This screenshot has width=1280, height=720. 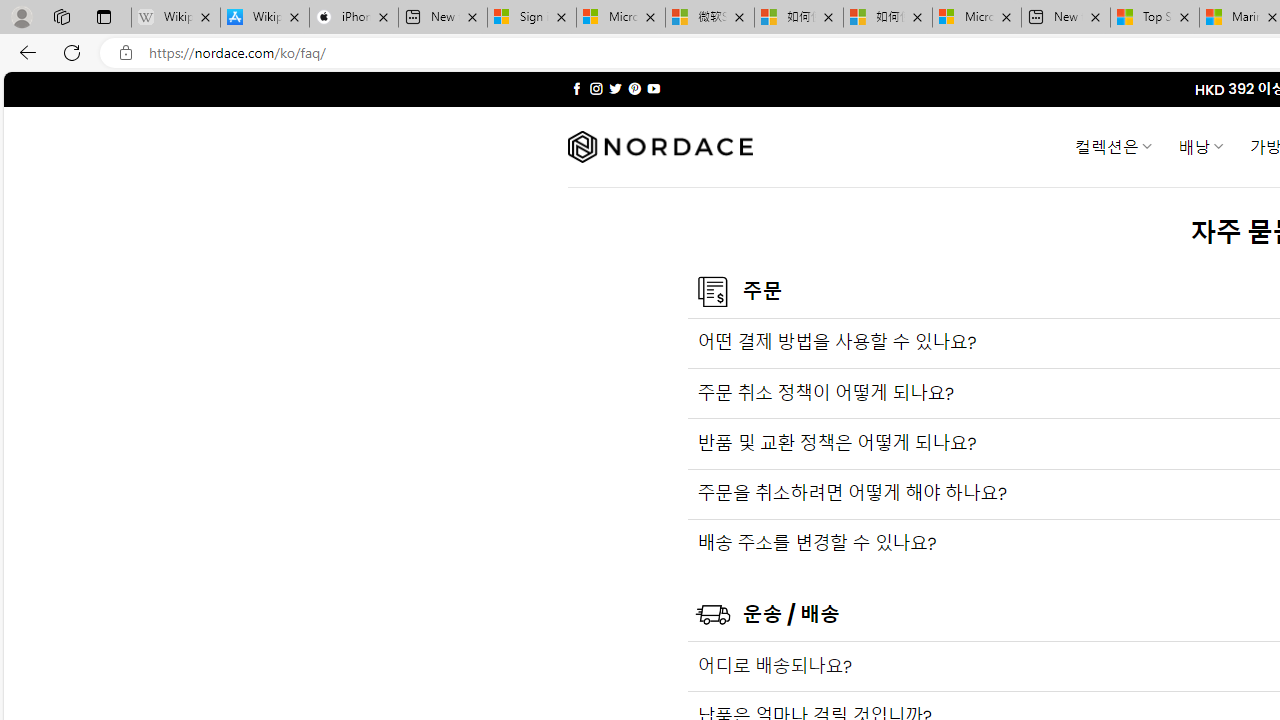 What do you see at coordinates (531, 17) in the screenshot?
I see `'Sign in to your Microsoft account'` at bounding box center [531, 17].